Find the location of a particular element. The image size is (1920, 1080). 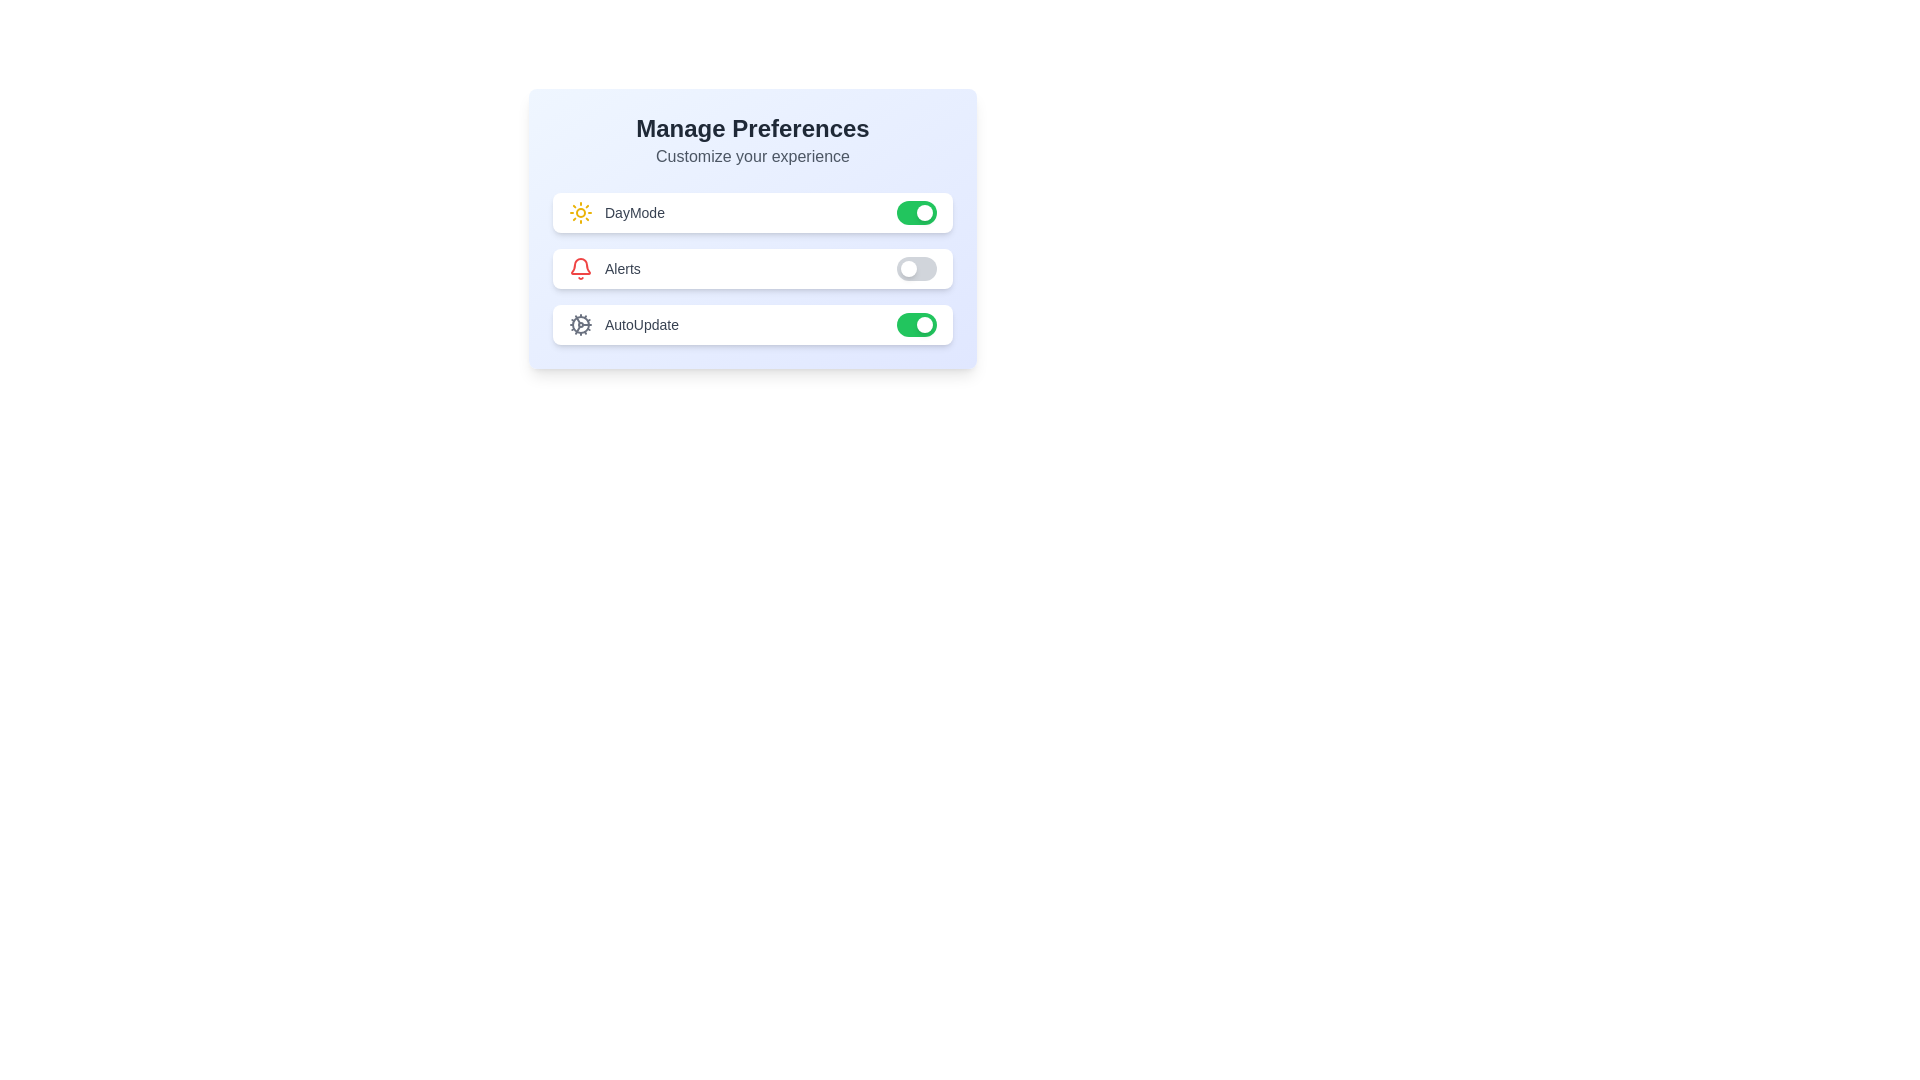

the text label that indicates the function of the adjacent toggle switch for alert-related settings, located to the right of the red bell icon in the preferences panel is located at coordinates (621, 268).